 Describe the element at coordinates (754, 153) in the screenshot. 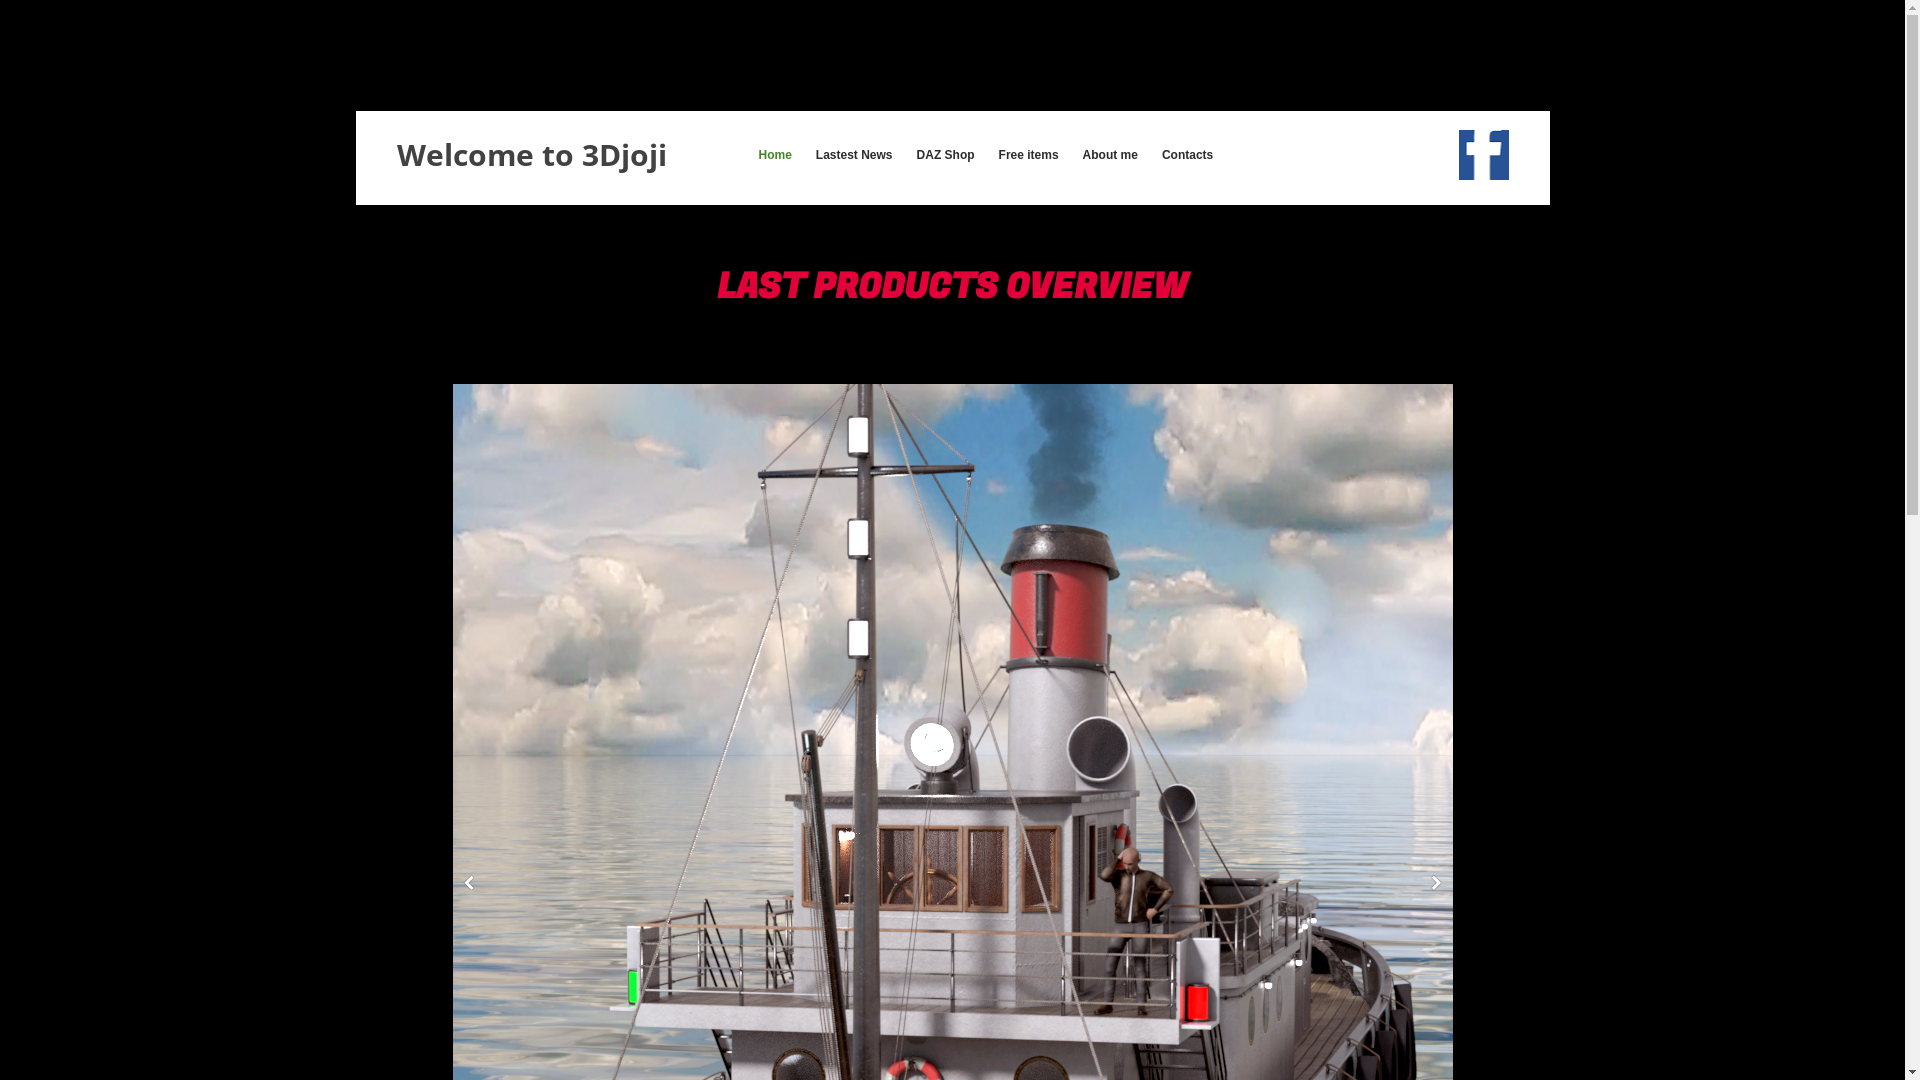

I see `'Home'` at that location.